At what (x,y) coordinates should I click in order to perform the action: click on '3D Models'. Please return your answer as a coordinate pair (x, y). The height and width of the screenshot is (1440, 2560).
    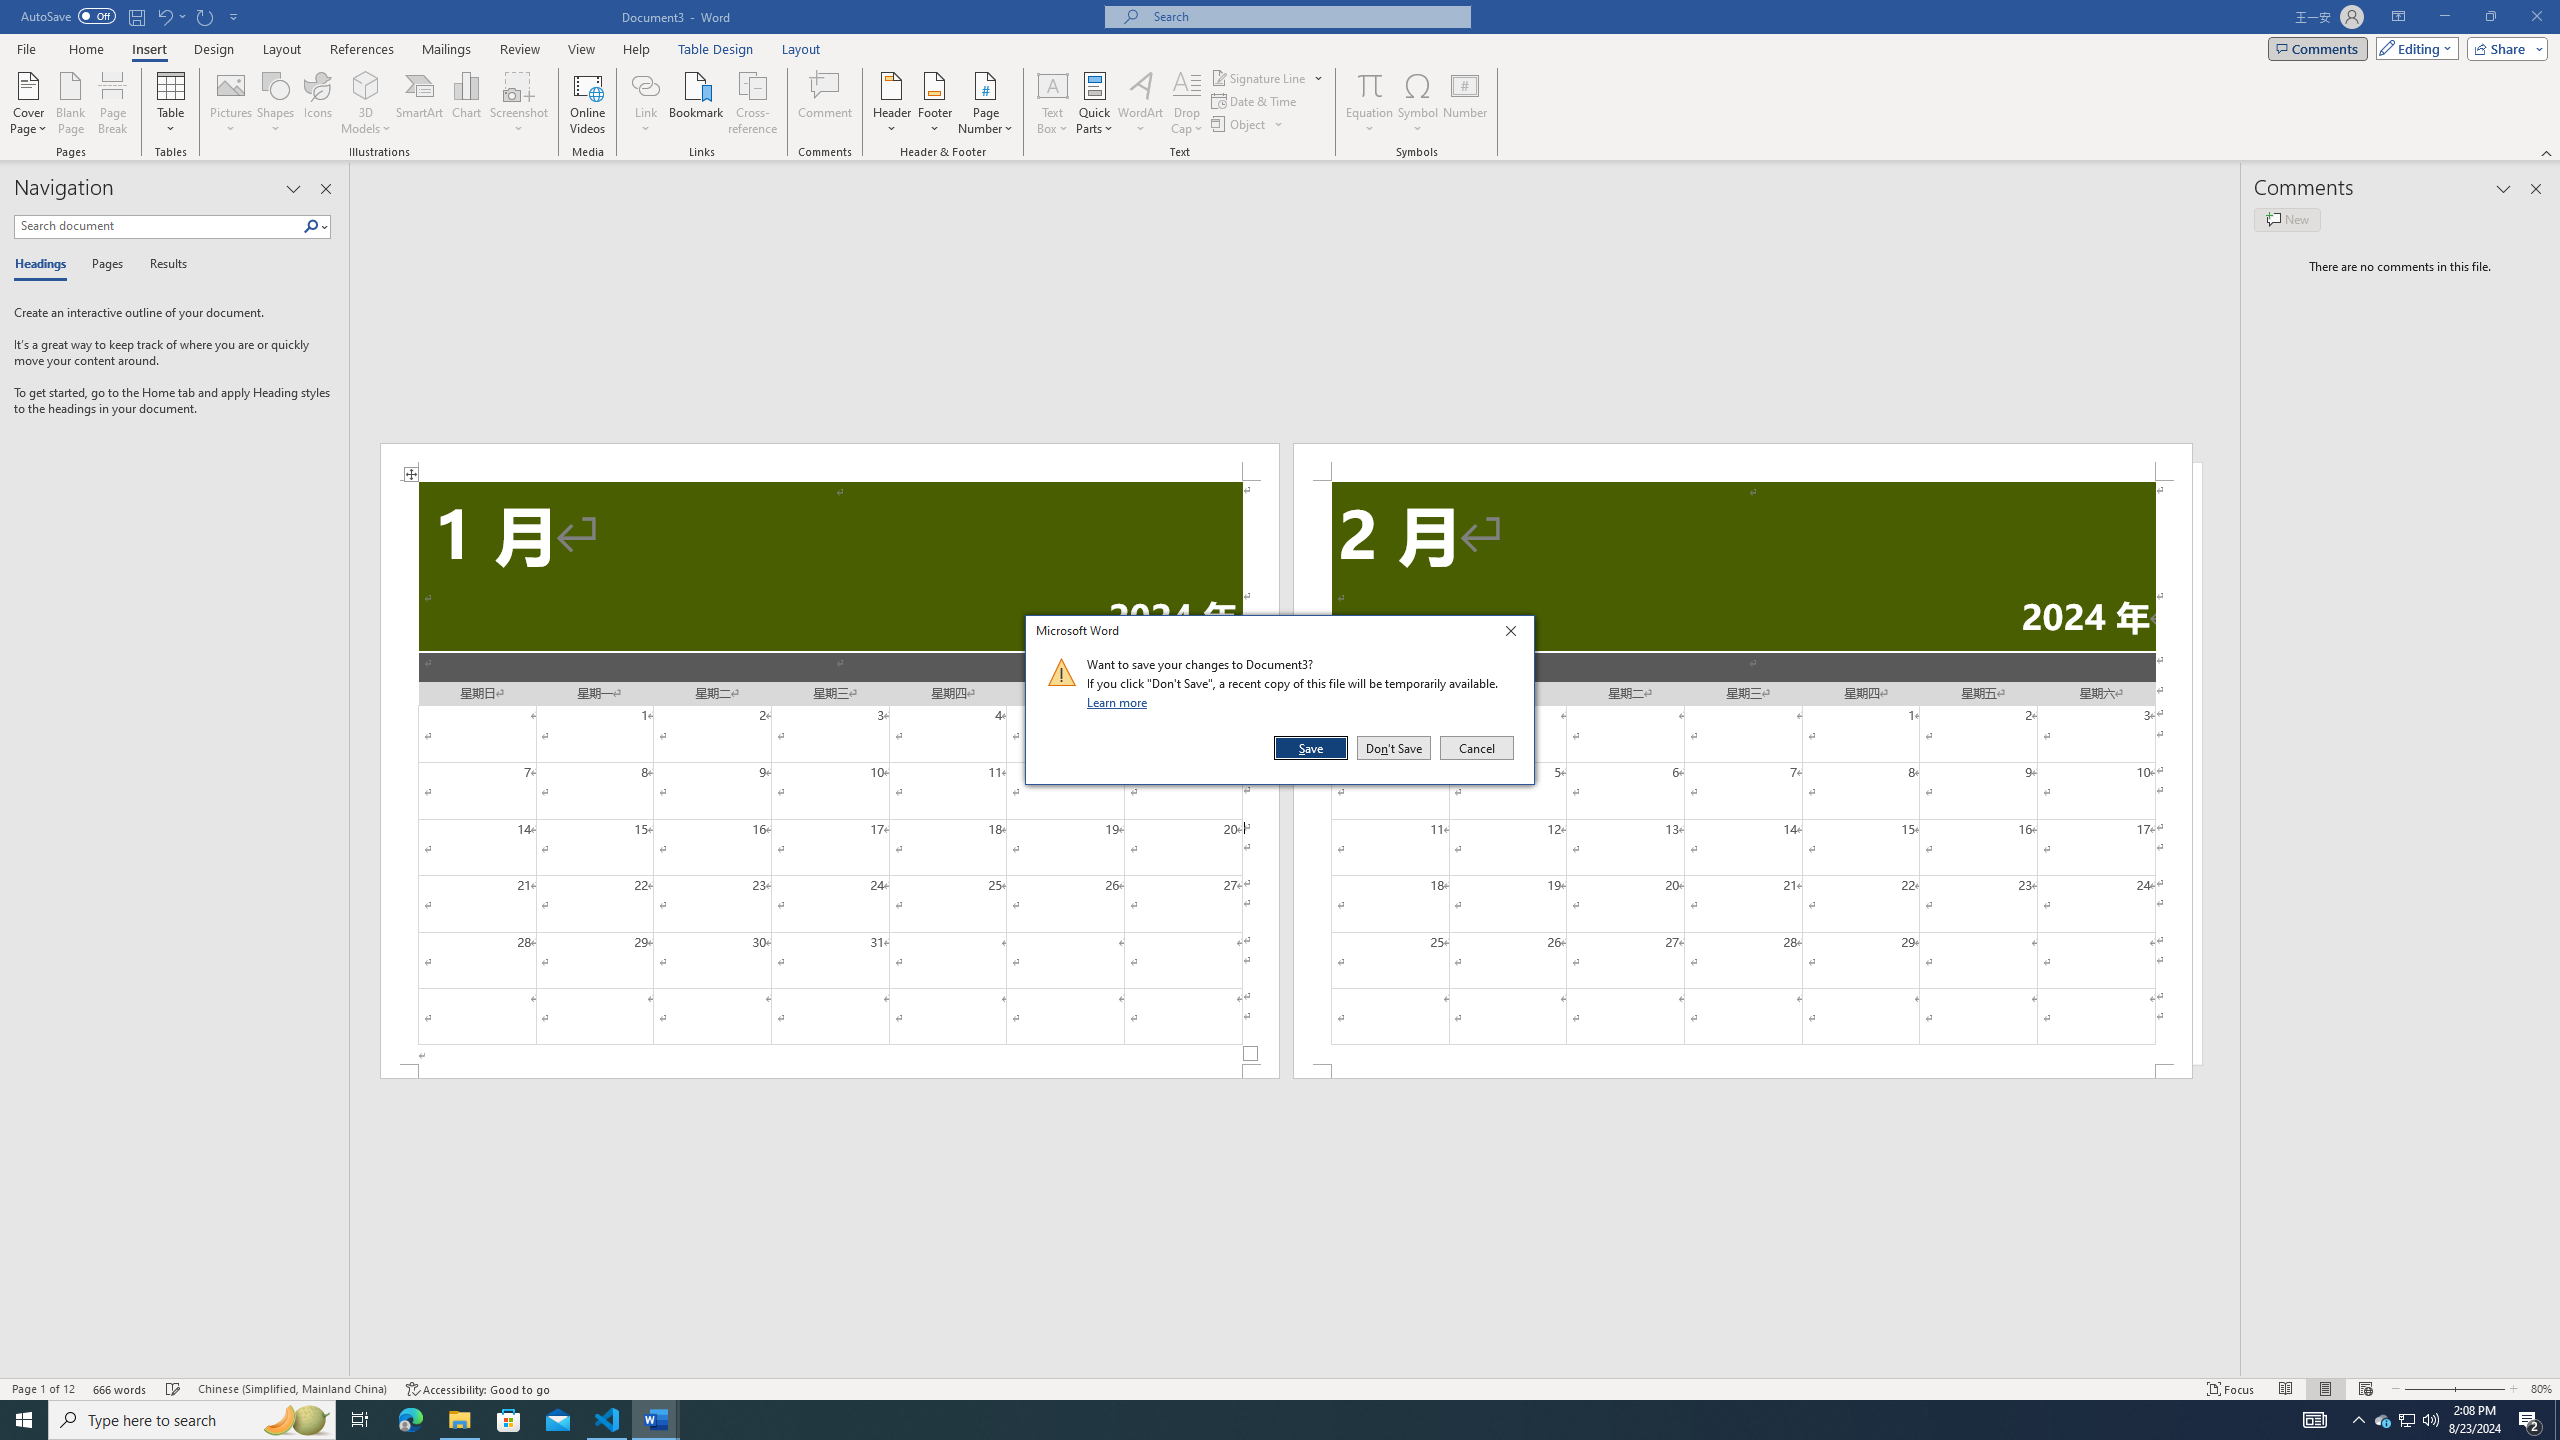
    Looking at the image, I should click on (366, 84).